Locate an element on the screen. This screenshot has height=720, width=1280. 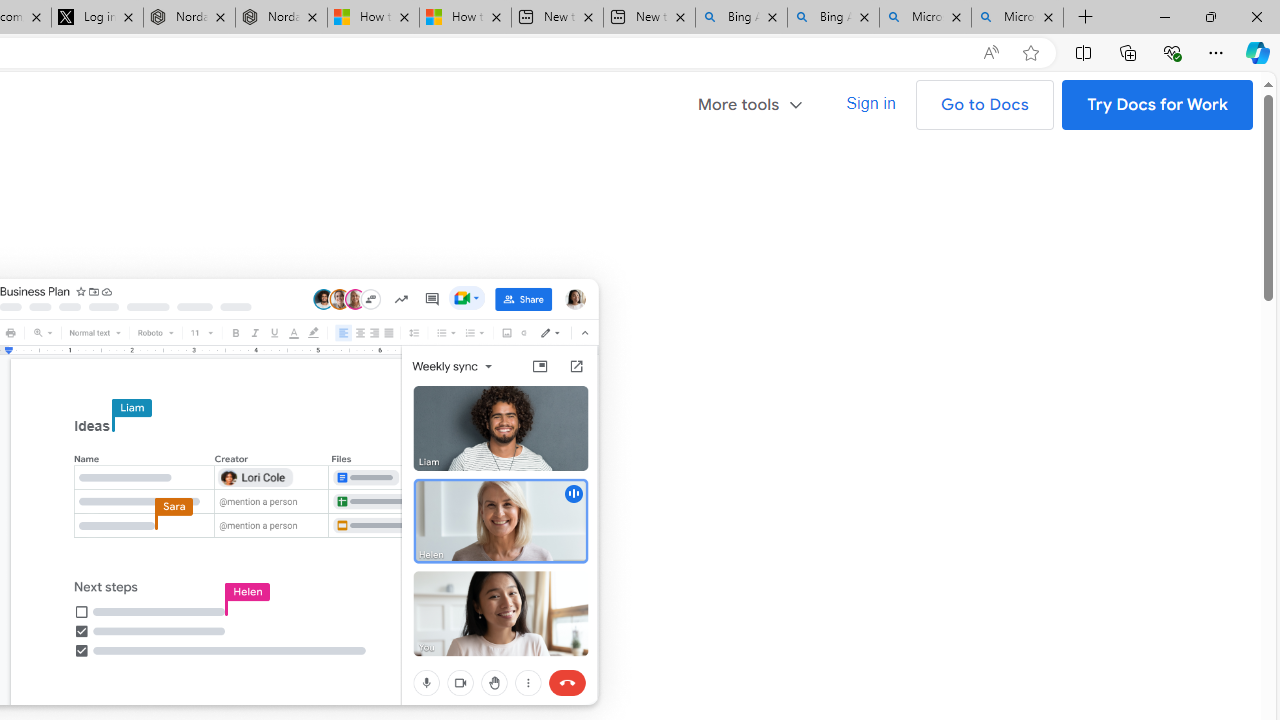
'More tools' is located at coordinates (758, 102).